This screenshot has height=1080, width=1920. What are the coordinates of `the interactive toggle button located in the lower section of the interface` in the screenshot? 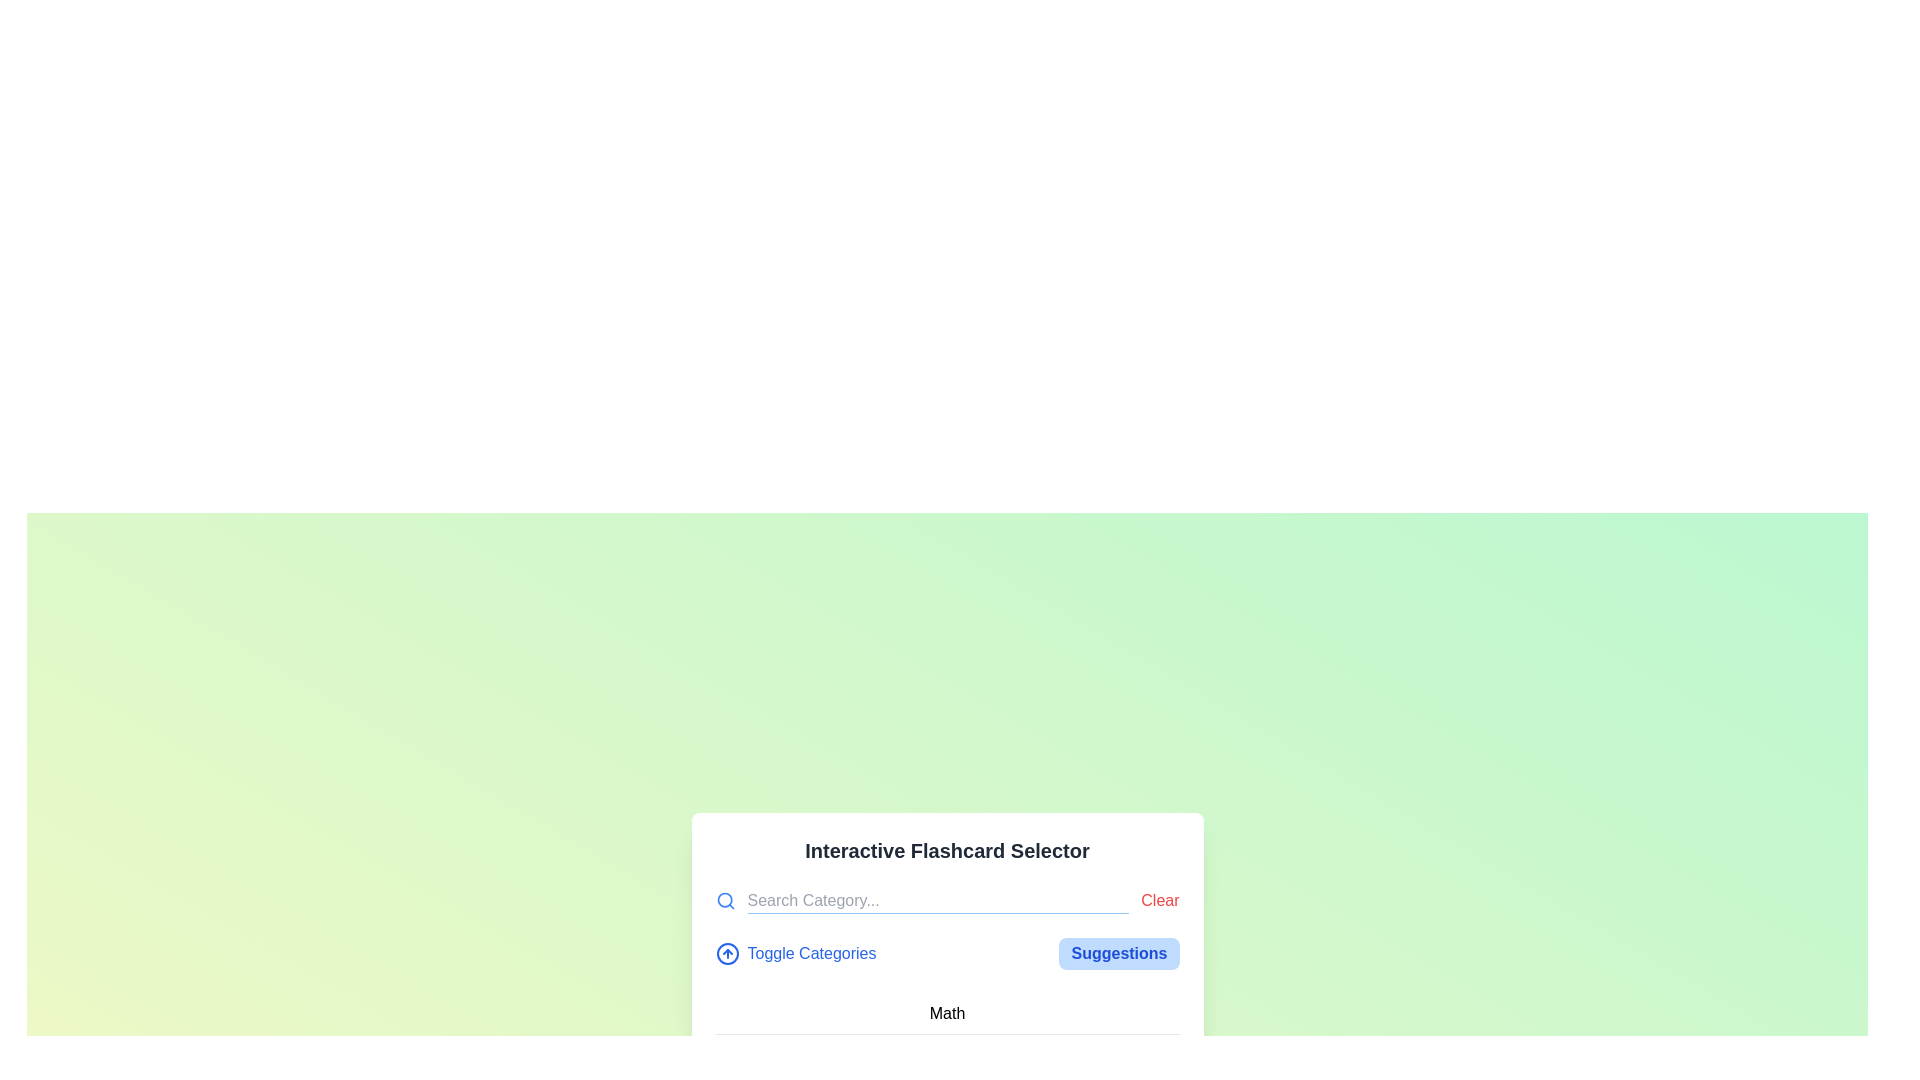 It's located at (795, 952).